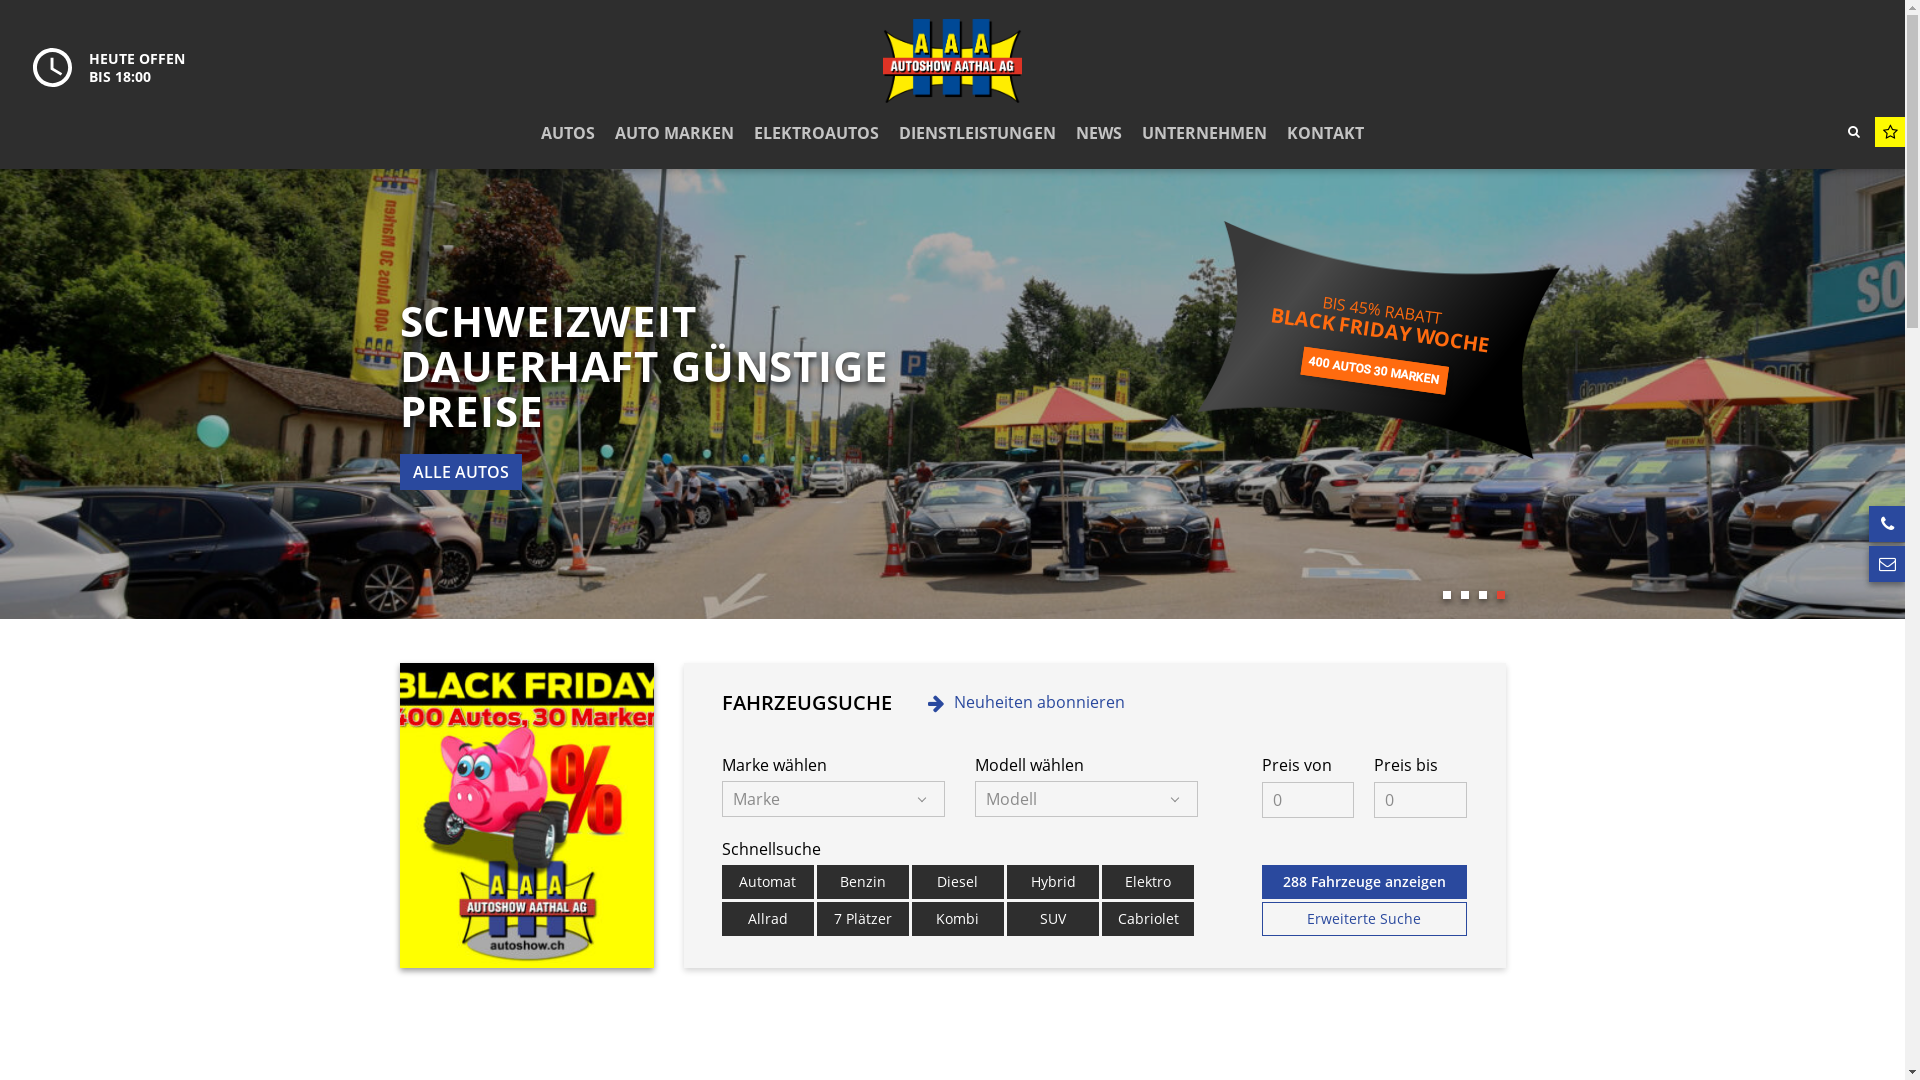 Image resolution: width=1920 pixels, height=1080 pixels. I want to click on '4', so click(1499, 593).